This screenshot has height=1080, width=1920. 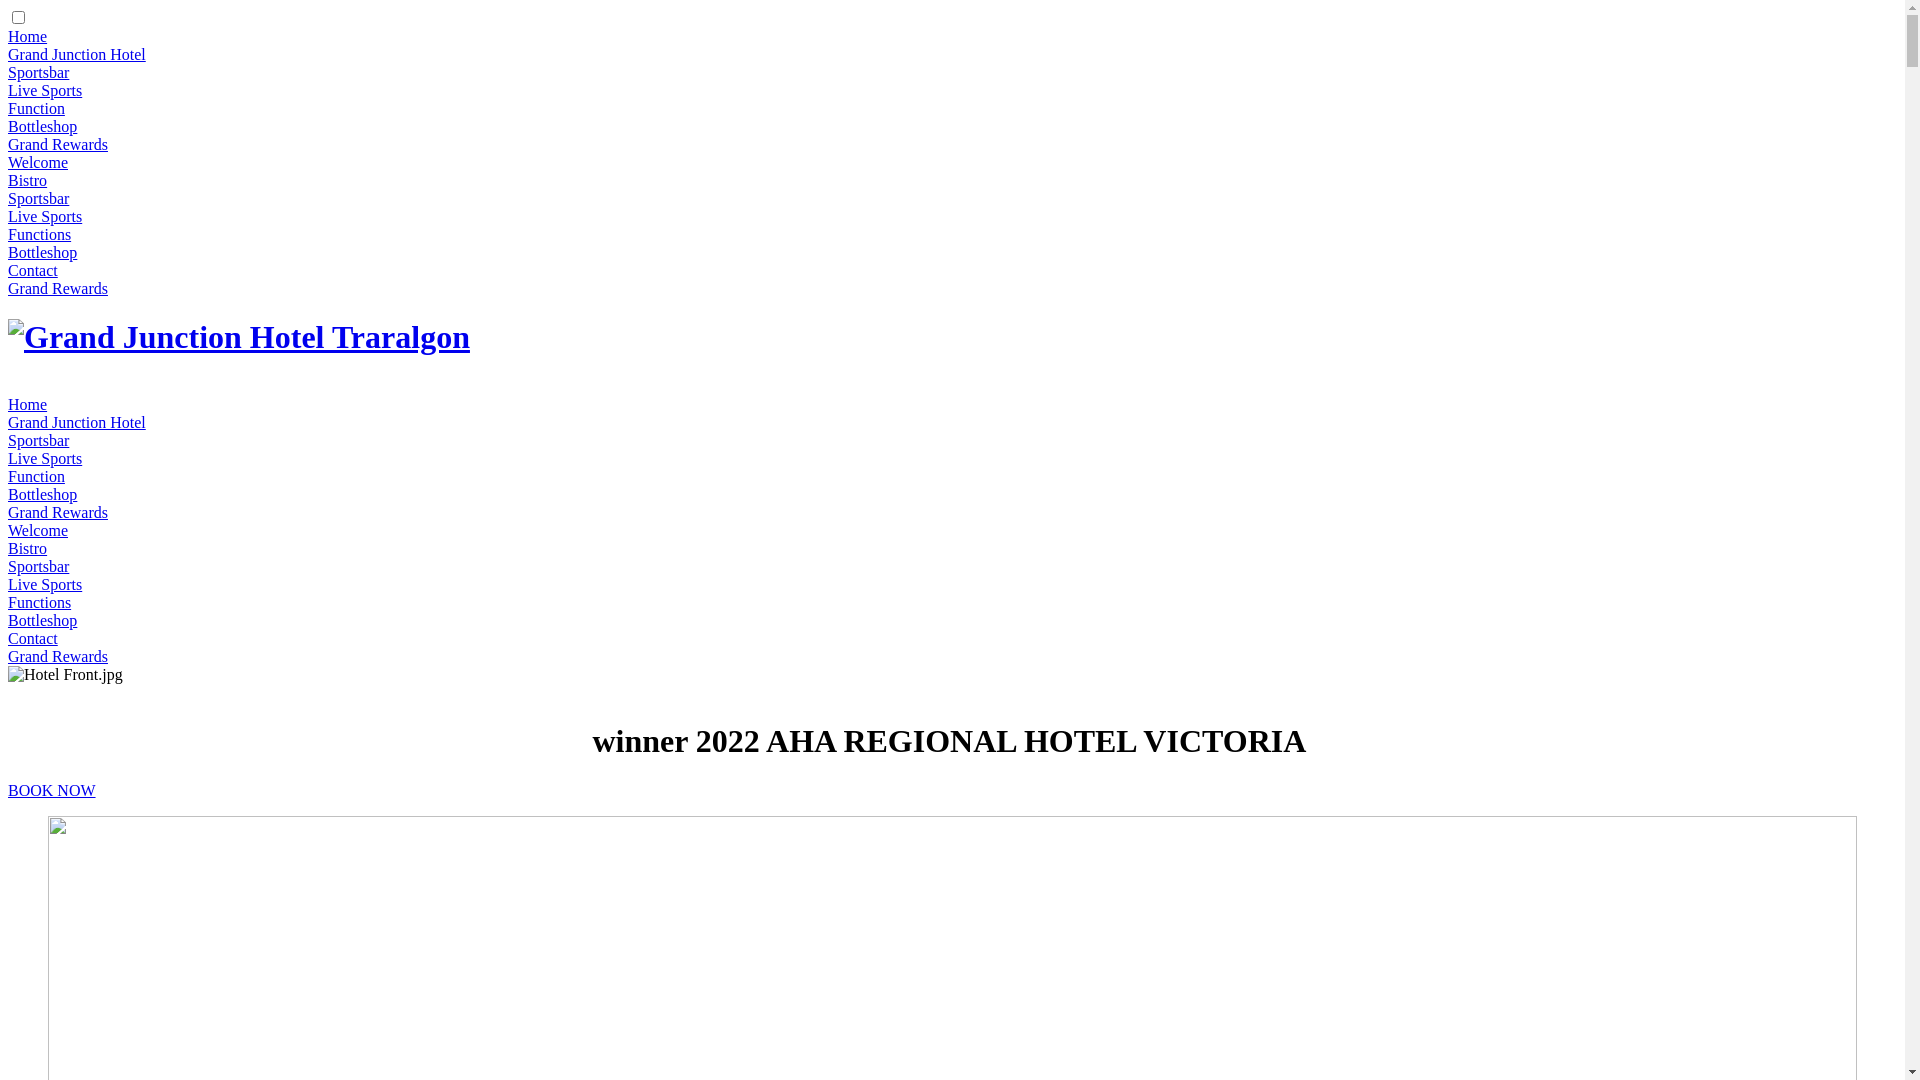 What do you see at coordinates (76, 421) in the screenshot?
I see `'Grand Junction Hotel'` at bounding box center [76, 421].